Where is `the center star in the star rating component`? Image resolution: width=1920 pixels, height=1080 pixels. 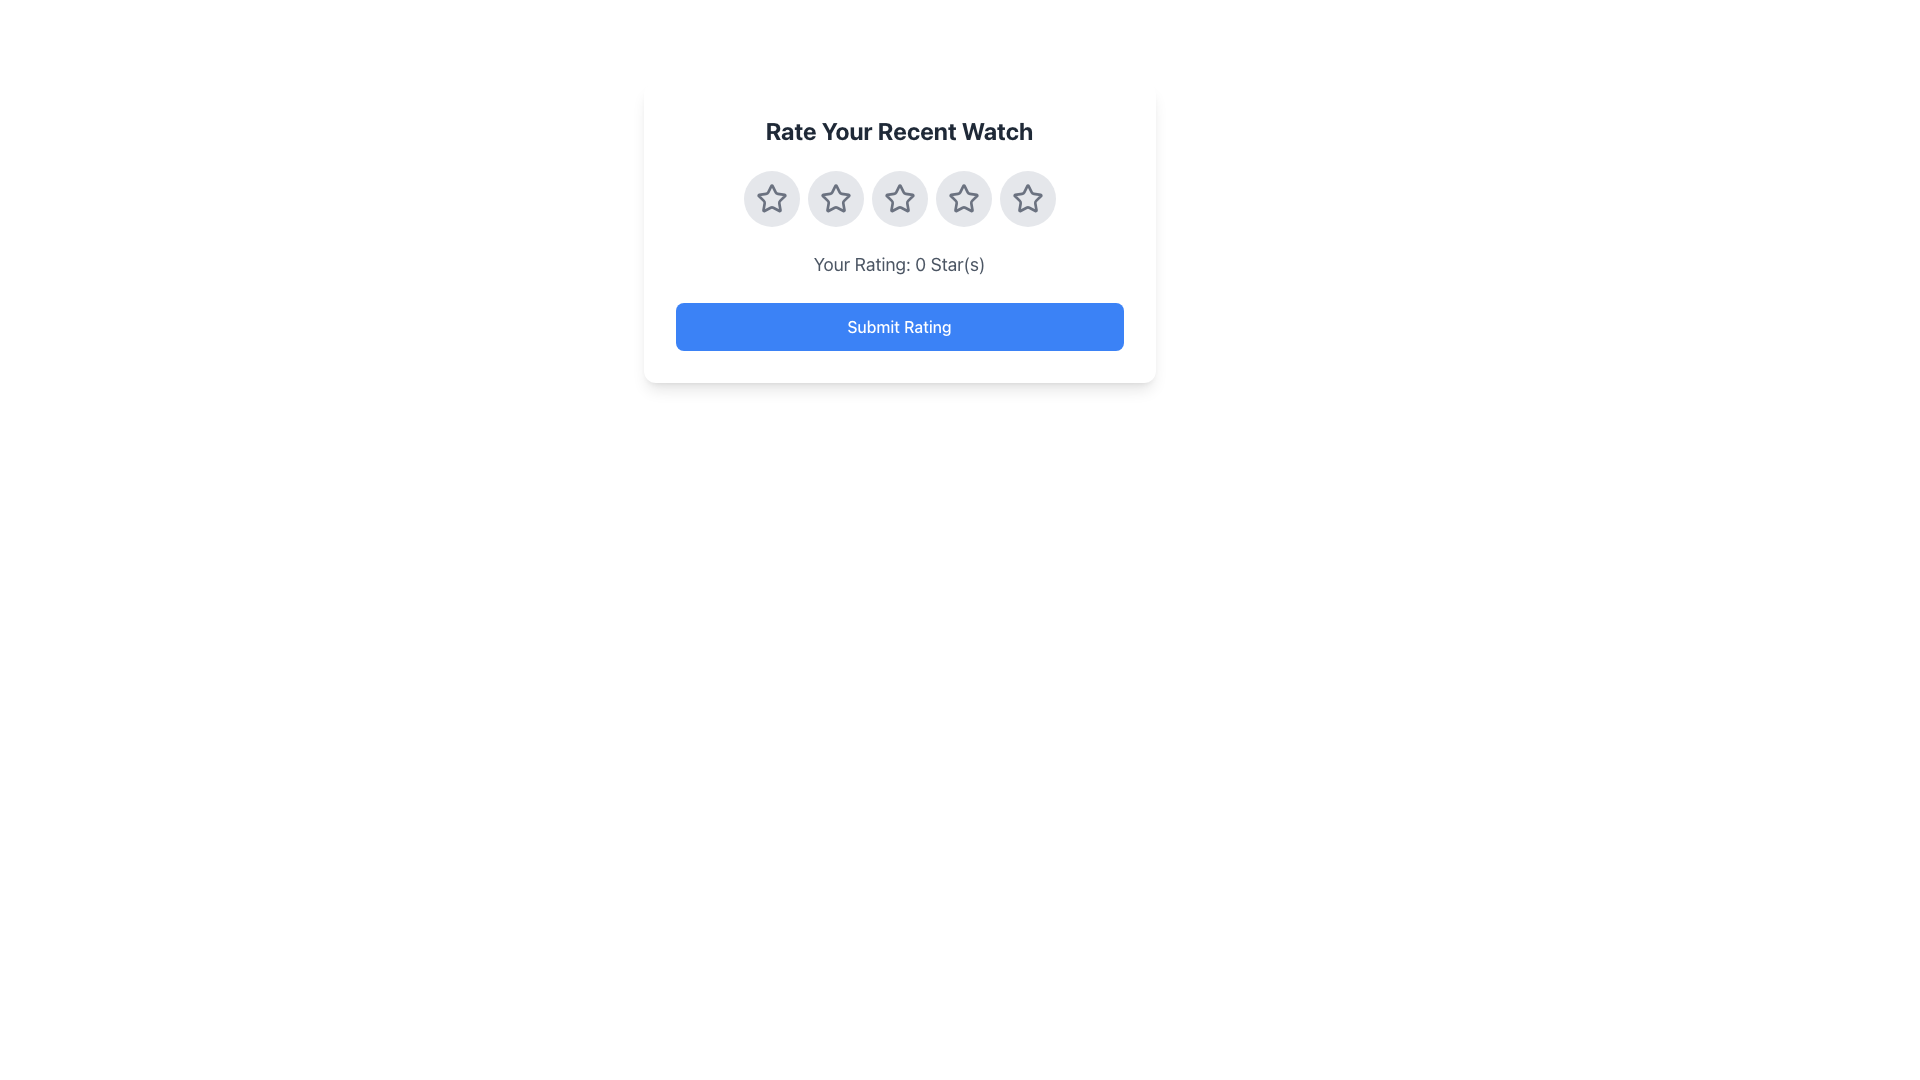
the center star in the star rating component is located at coordinates (898, 199).